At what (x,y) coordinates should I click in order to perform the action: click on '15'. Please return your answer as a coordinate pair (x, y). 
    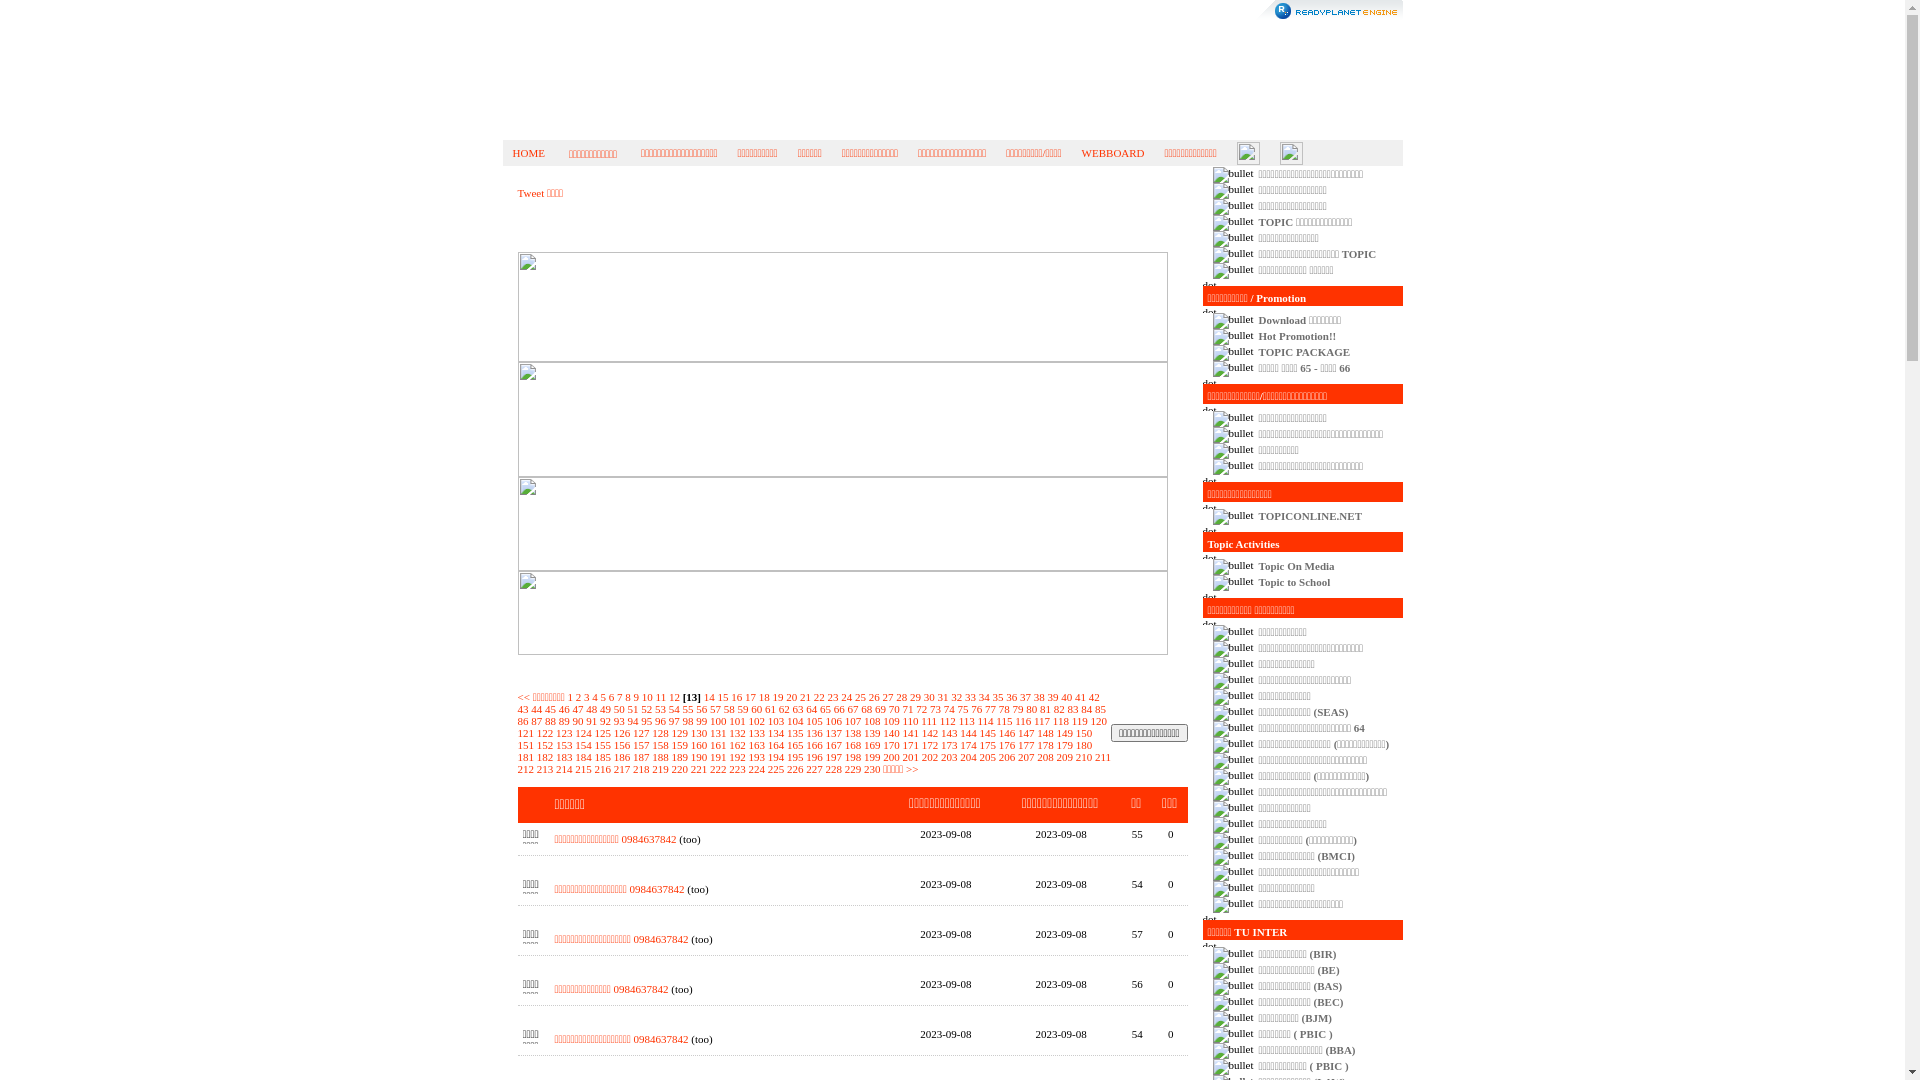
    Looking at the image, I should click on (716, 696).